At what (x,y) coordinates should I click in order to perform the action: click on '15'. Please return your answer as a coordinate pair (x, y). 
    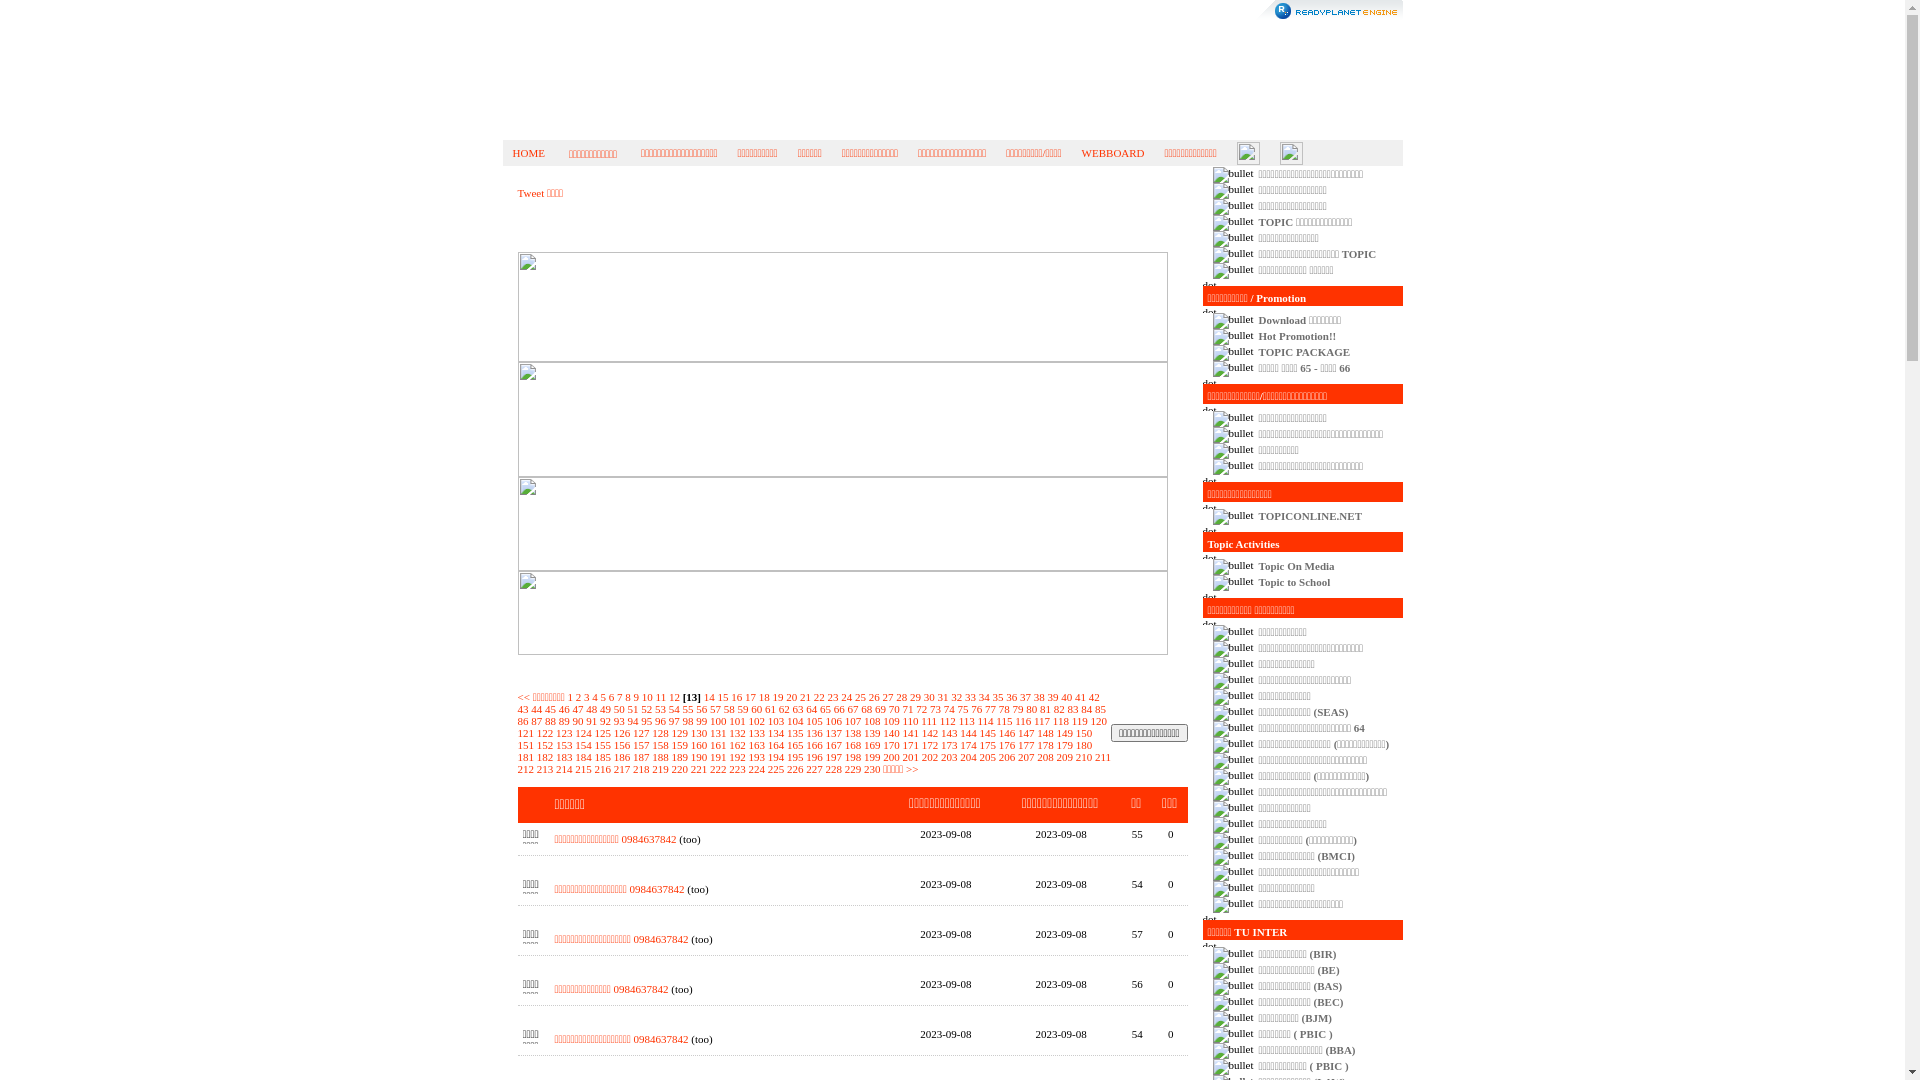
    Looking at the image, I should click on (716, 696).